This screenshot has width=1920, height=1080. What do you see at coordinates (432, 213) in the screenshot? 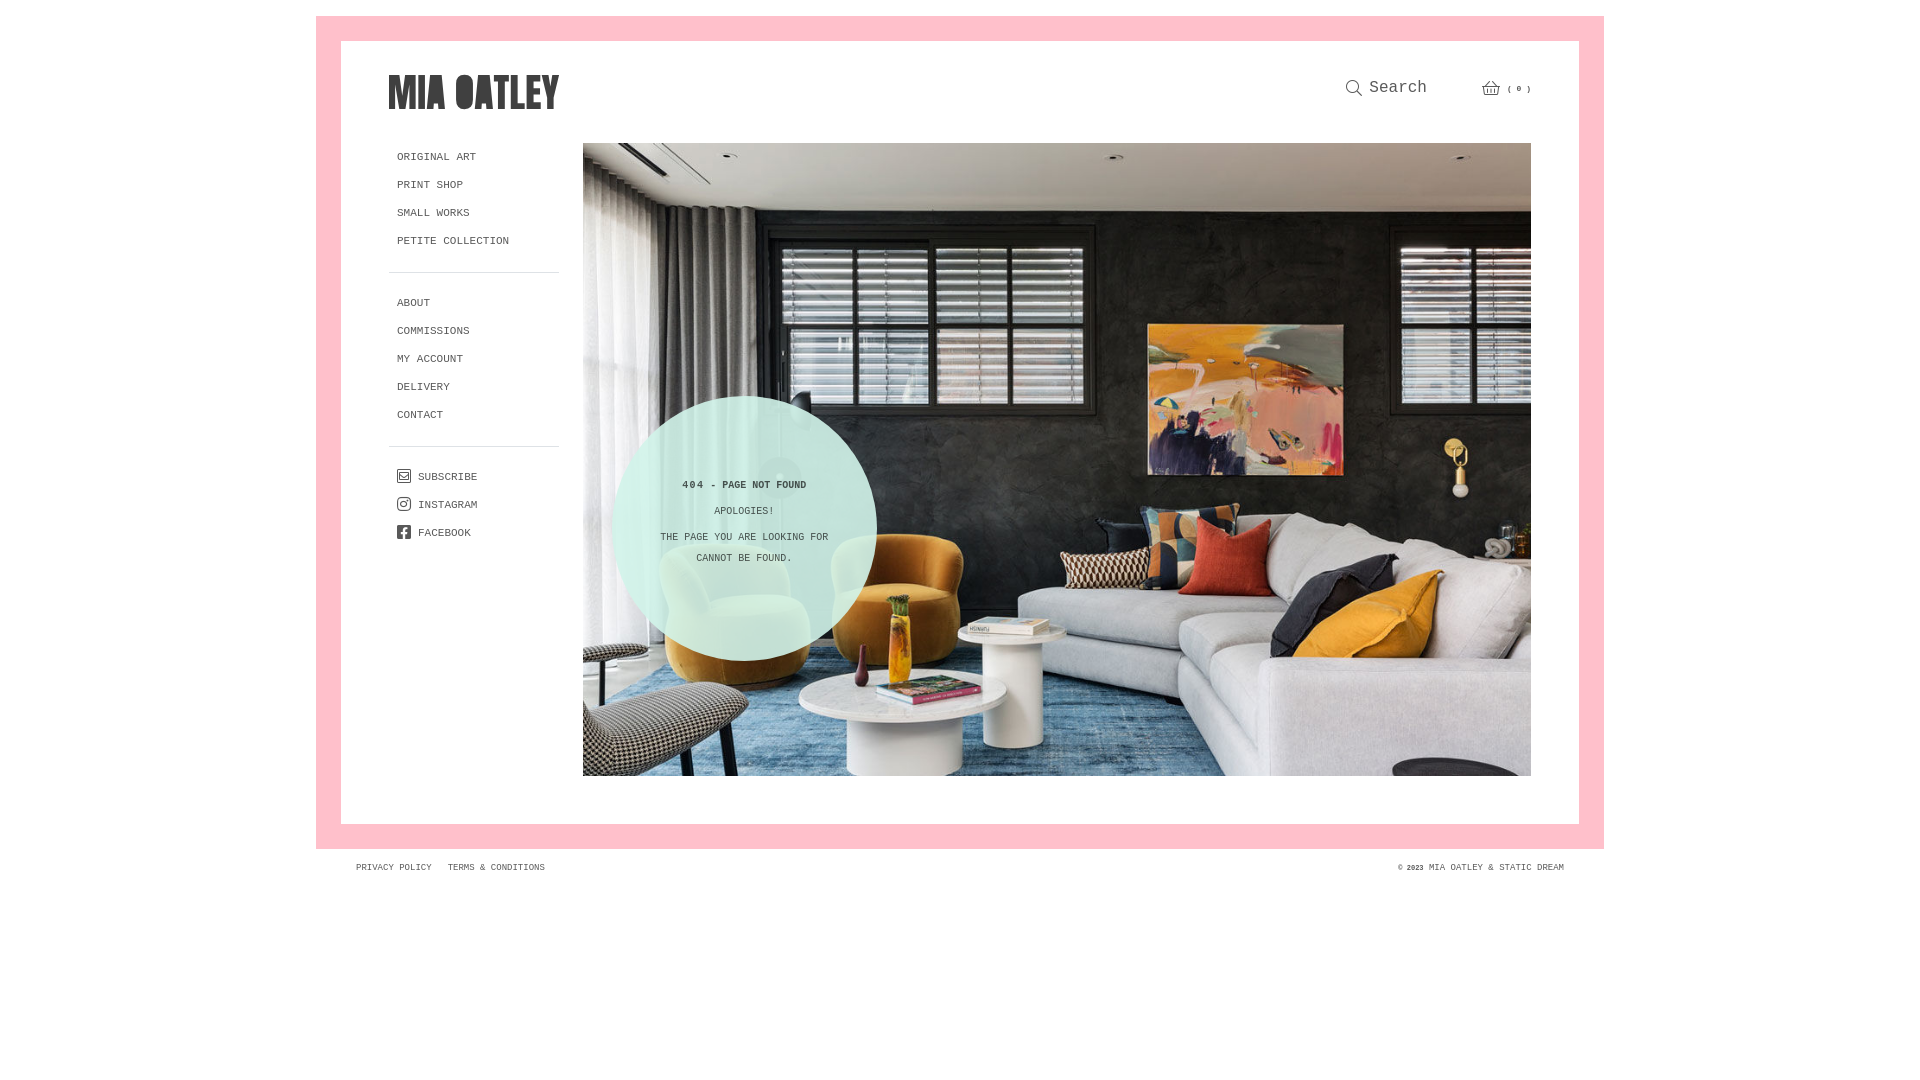
I see `'Small Works'` at bounding box center [432, 213].